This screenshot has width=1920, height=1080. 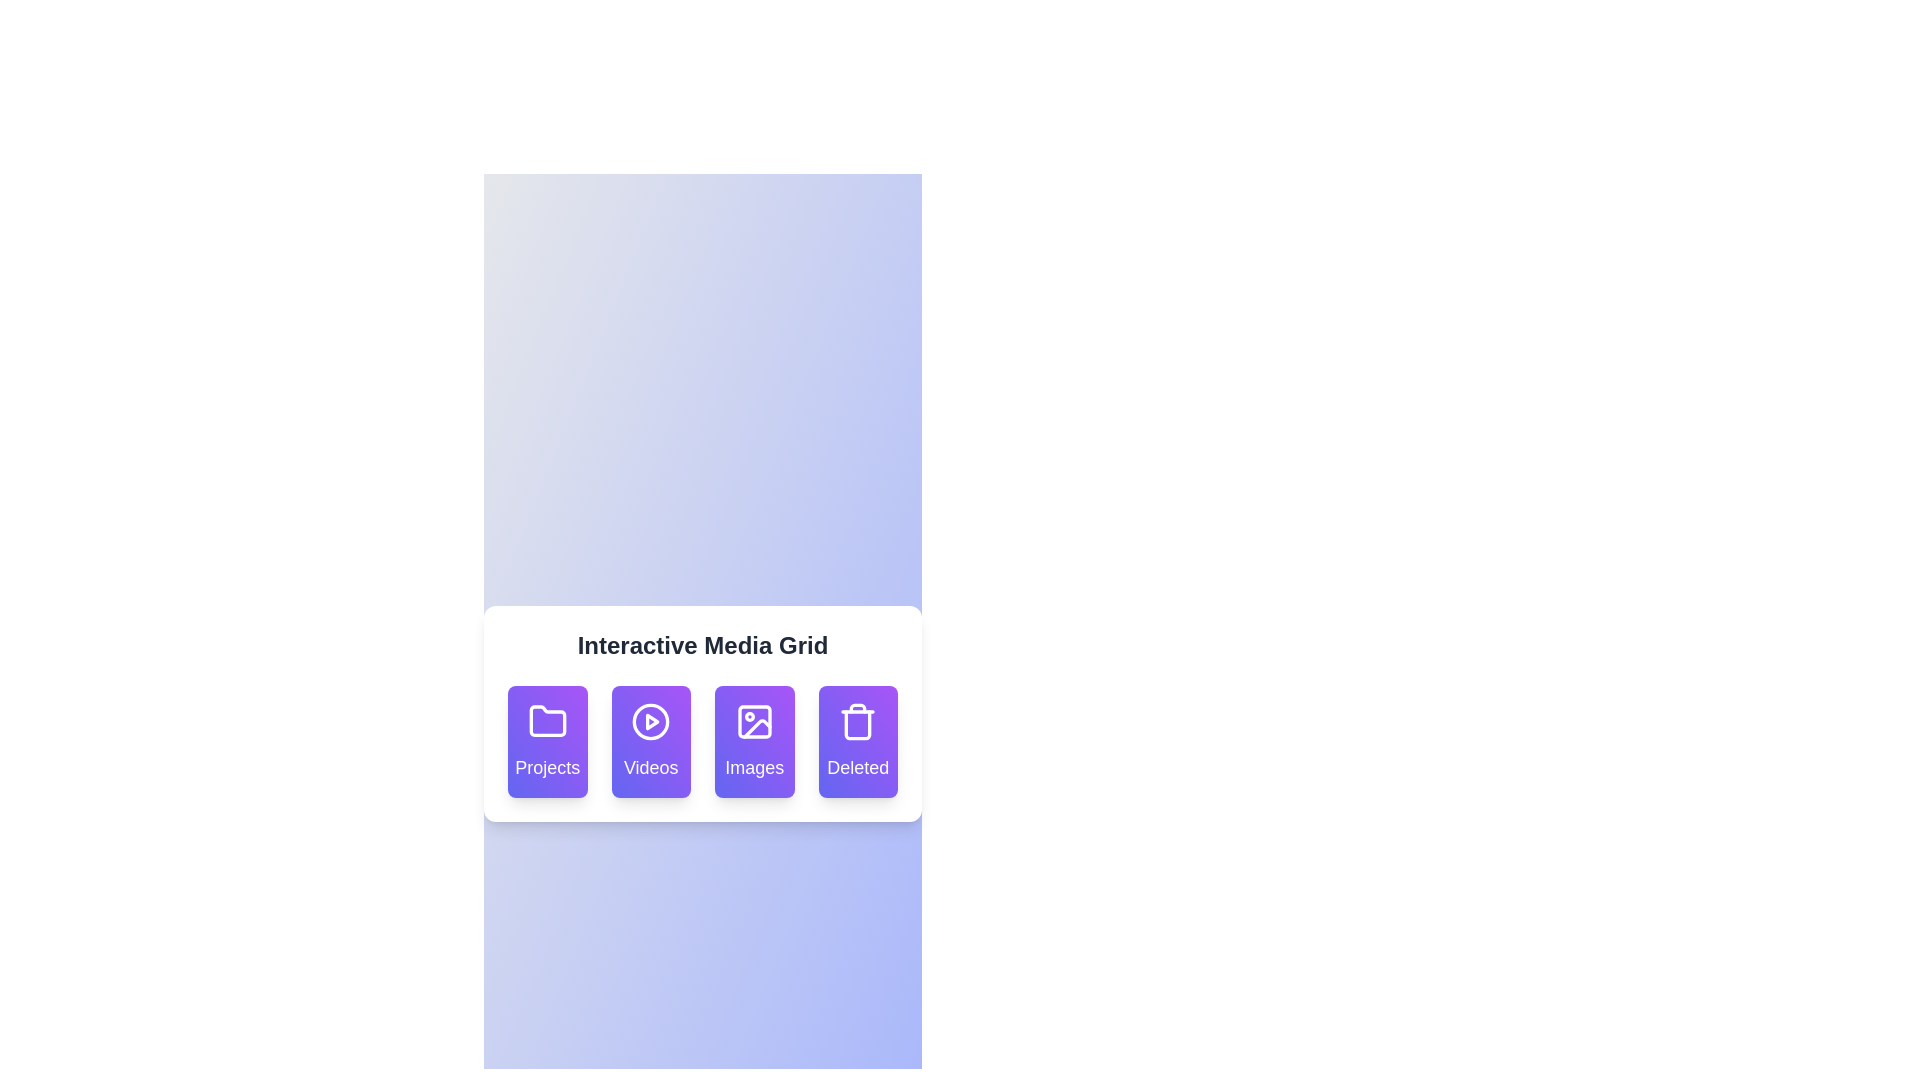 What do you see at coordinates (651, 721) in the screenshot?
I see `the circular play icon button, which features a white triangle in a circular outline, located in the 'Videos' section and is the second icon in a horizontal list` at bounding box center [651, 721].